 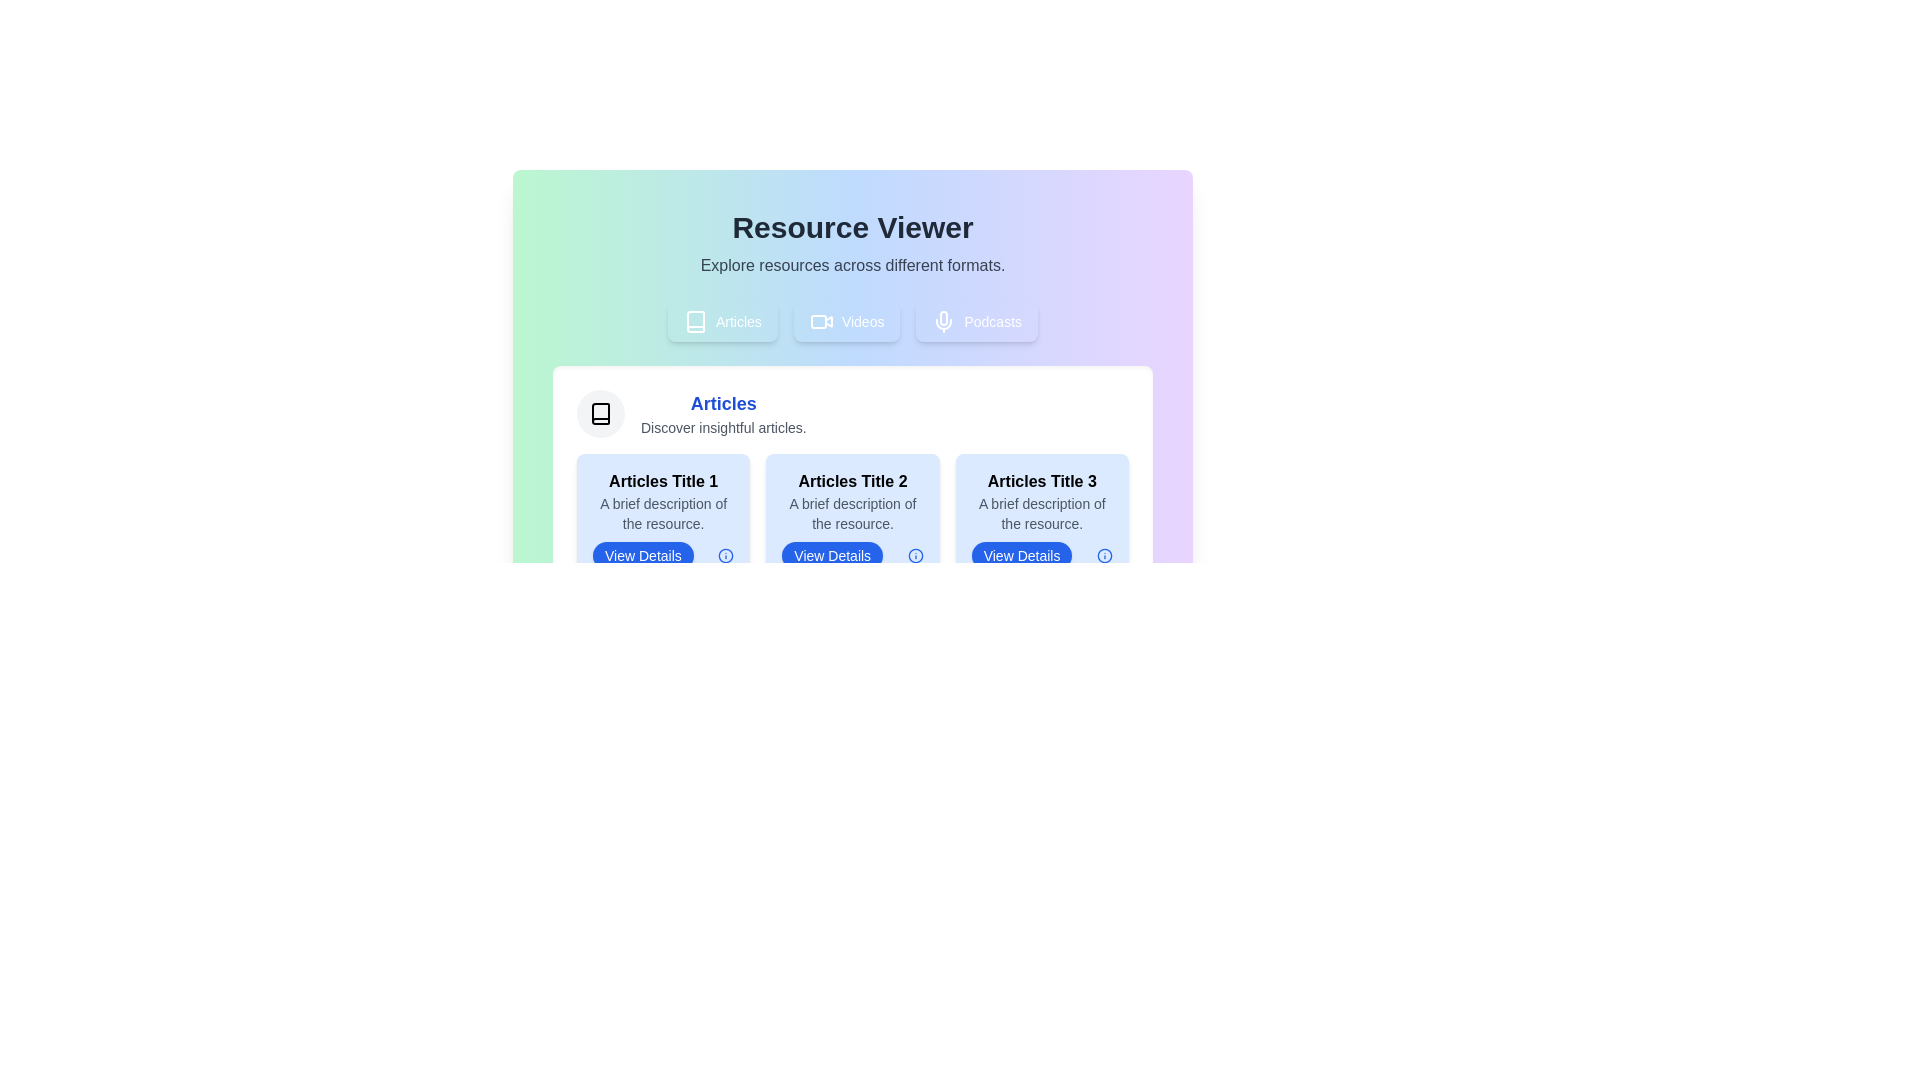 What do you see at coordinates (914, 555) in the screenshot?
I see `the blue circular informational icon within the 'View Details' button of the second card ('Articles Title 2')` at bounding box center [914, 555].